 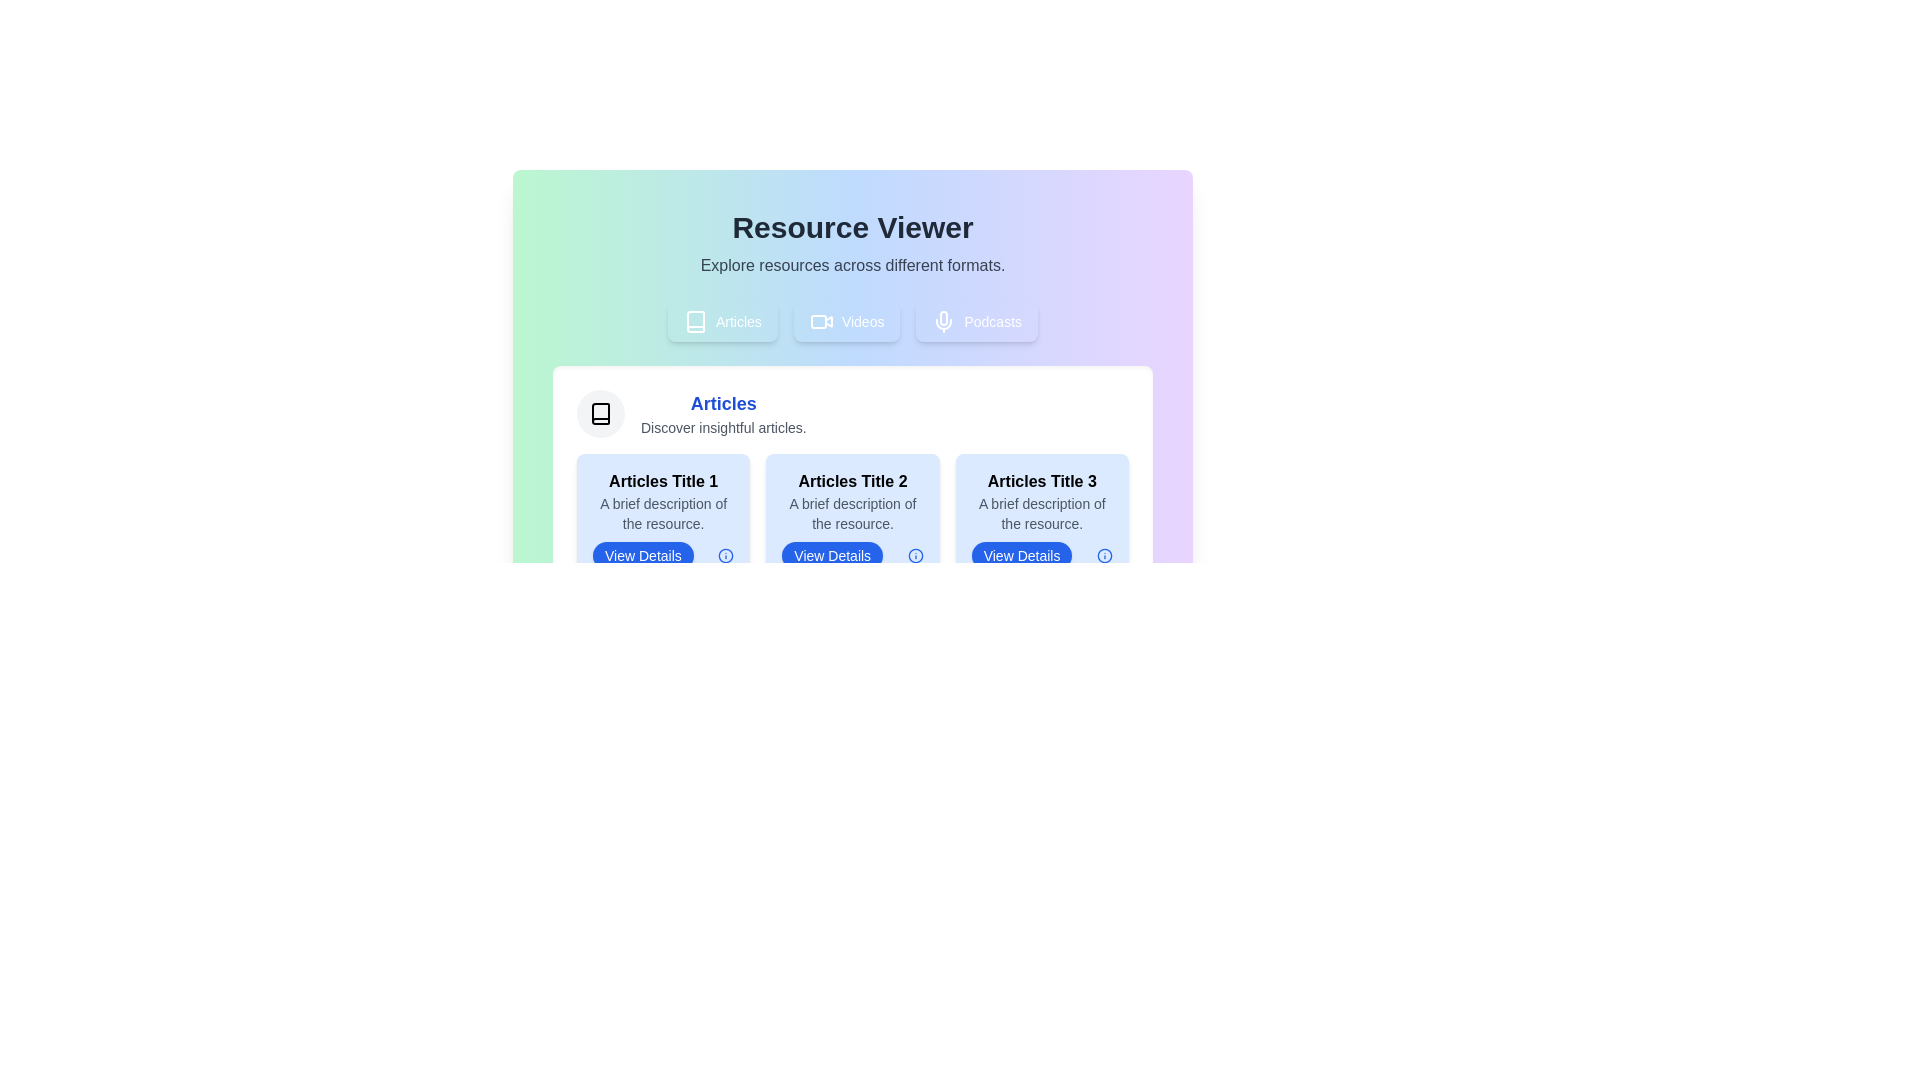 What do you see at coordinates (914, 555) in the screenshot?
I see `the blue circular informational icon within the 'View Details' button of the second card ('Articles Title 2')` at bounding box center [914, 555].